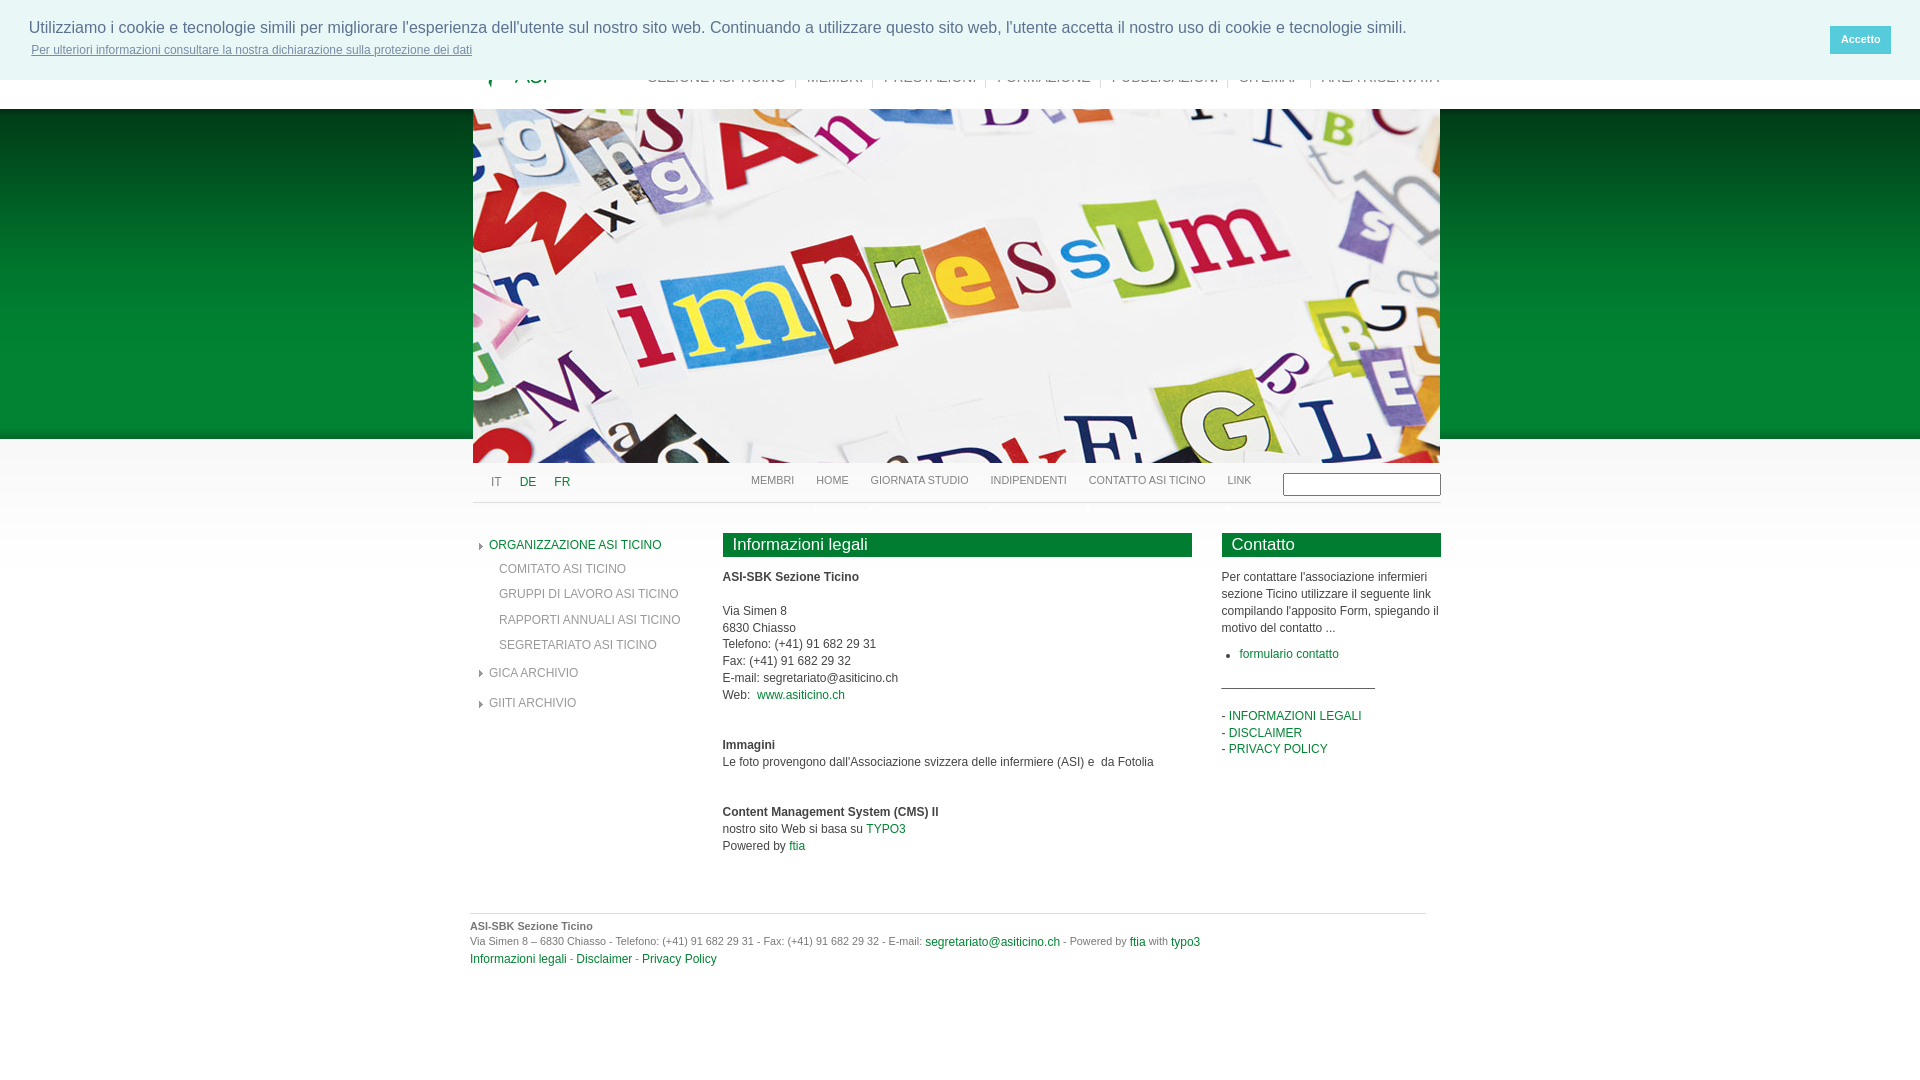 The width and height of the screenshot is (1920, 1080). I want to click on 'Informazioni legali', so click(469, 958).